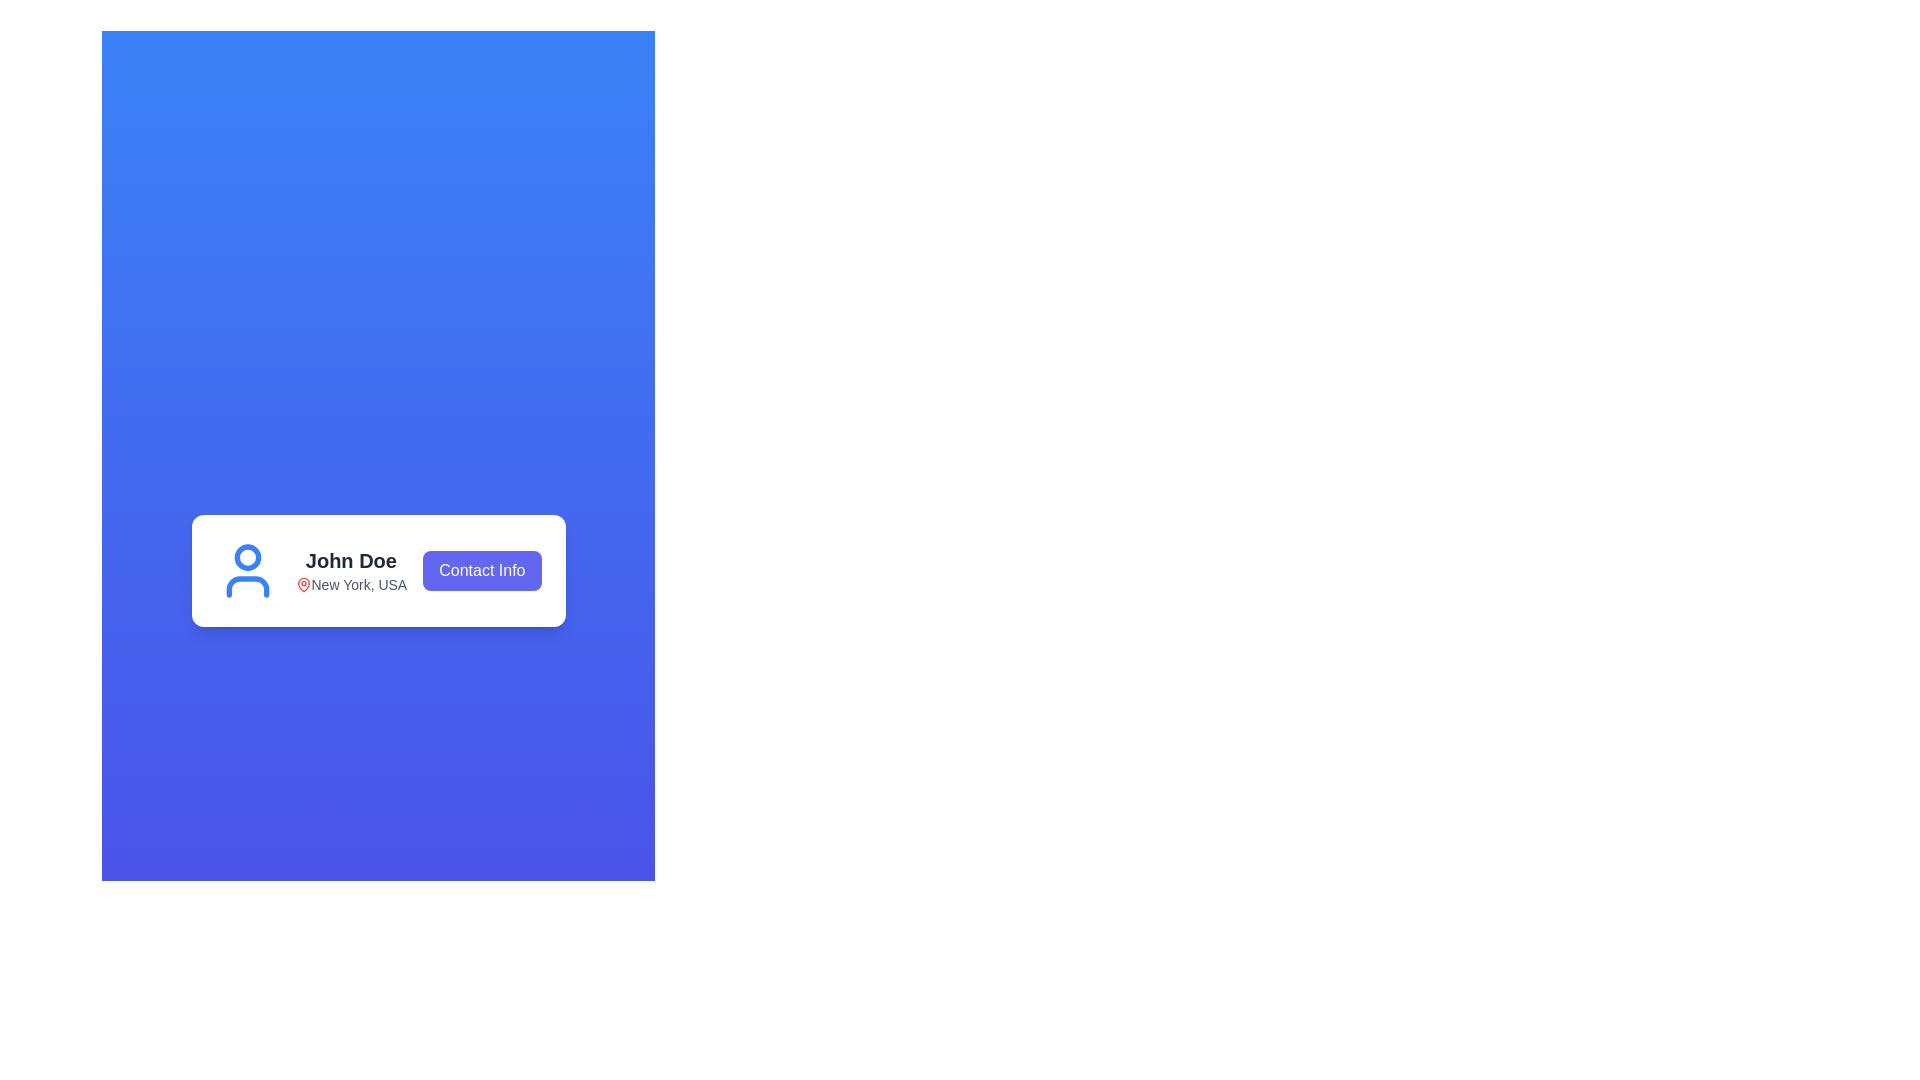  Describe the element at coordinates (351, 585) in the screenshot. I see `the text element displaying the geographic location of the user, located directly below the title 'John Doe' in the user information card layout` at that location.